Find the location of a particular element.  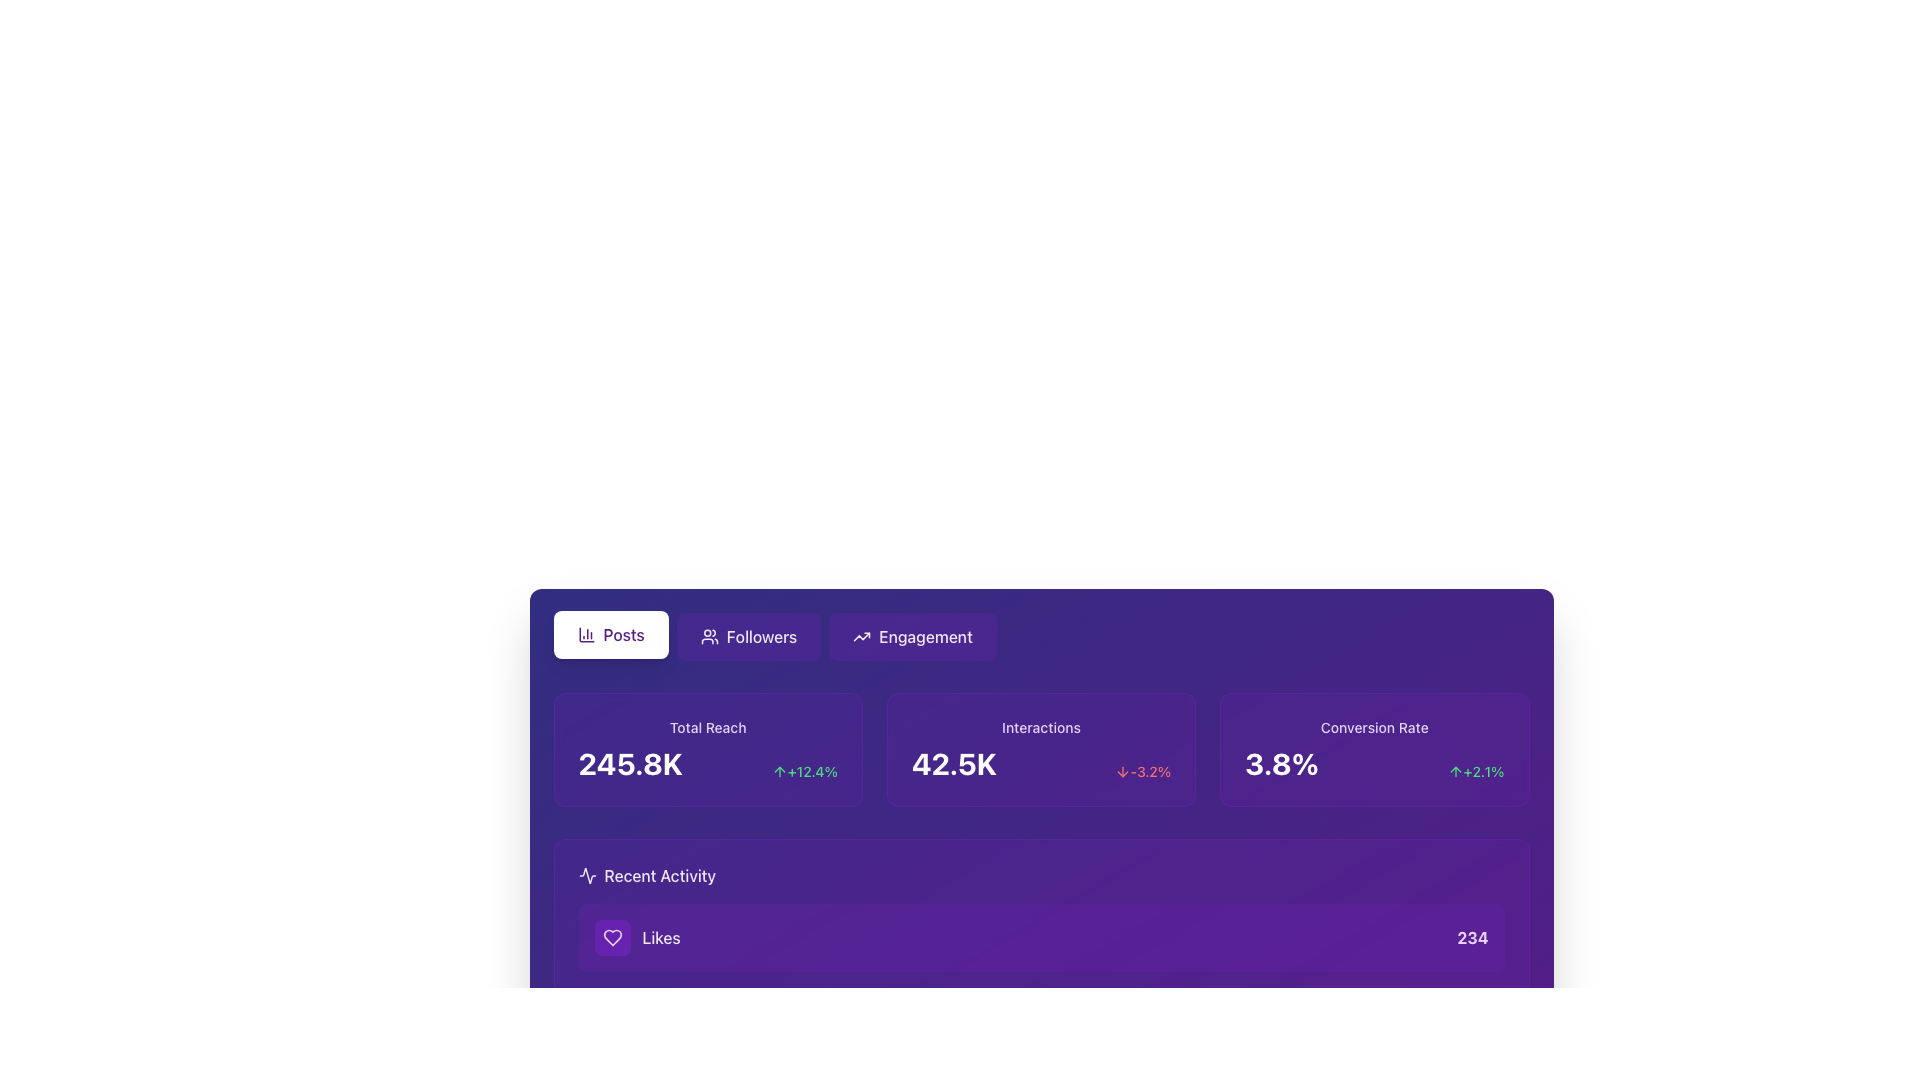

text 'Engagement' located within the purple button that has rounded corners and an upward arrow icon to its left is located at coordinates (925, 636).